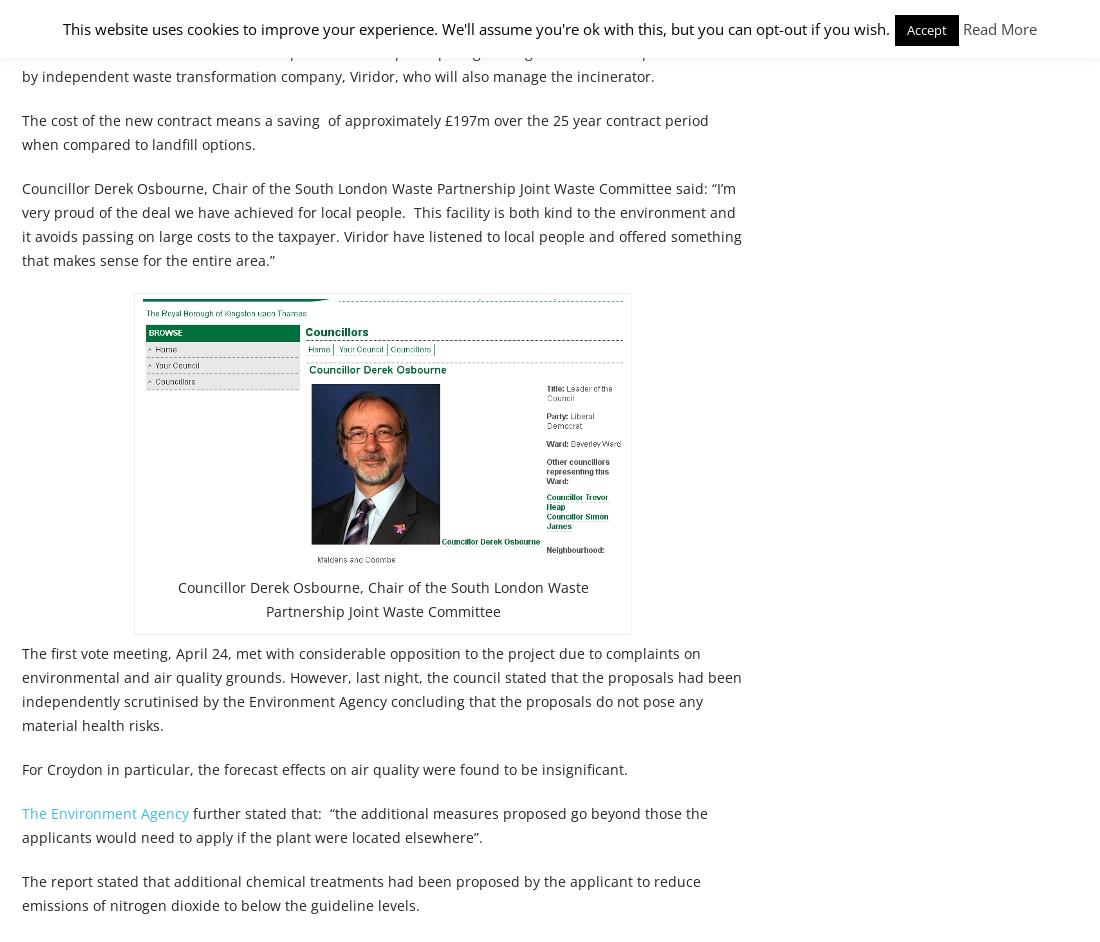 This screenshot has height=942, width=1100. Describe the element at coordinates (999, 29) in the screenshot. I see `'Read More'` at that location.